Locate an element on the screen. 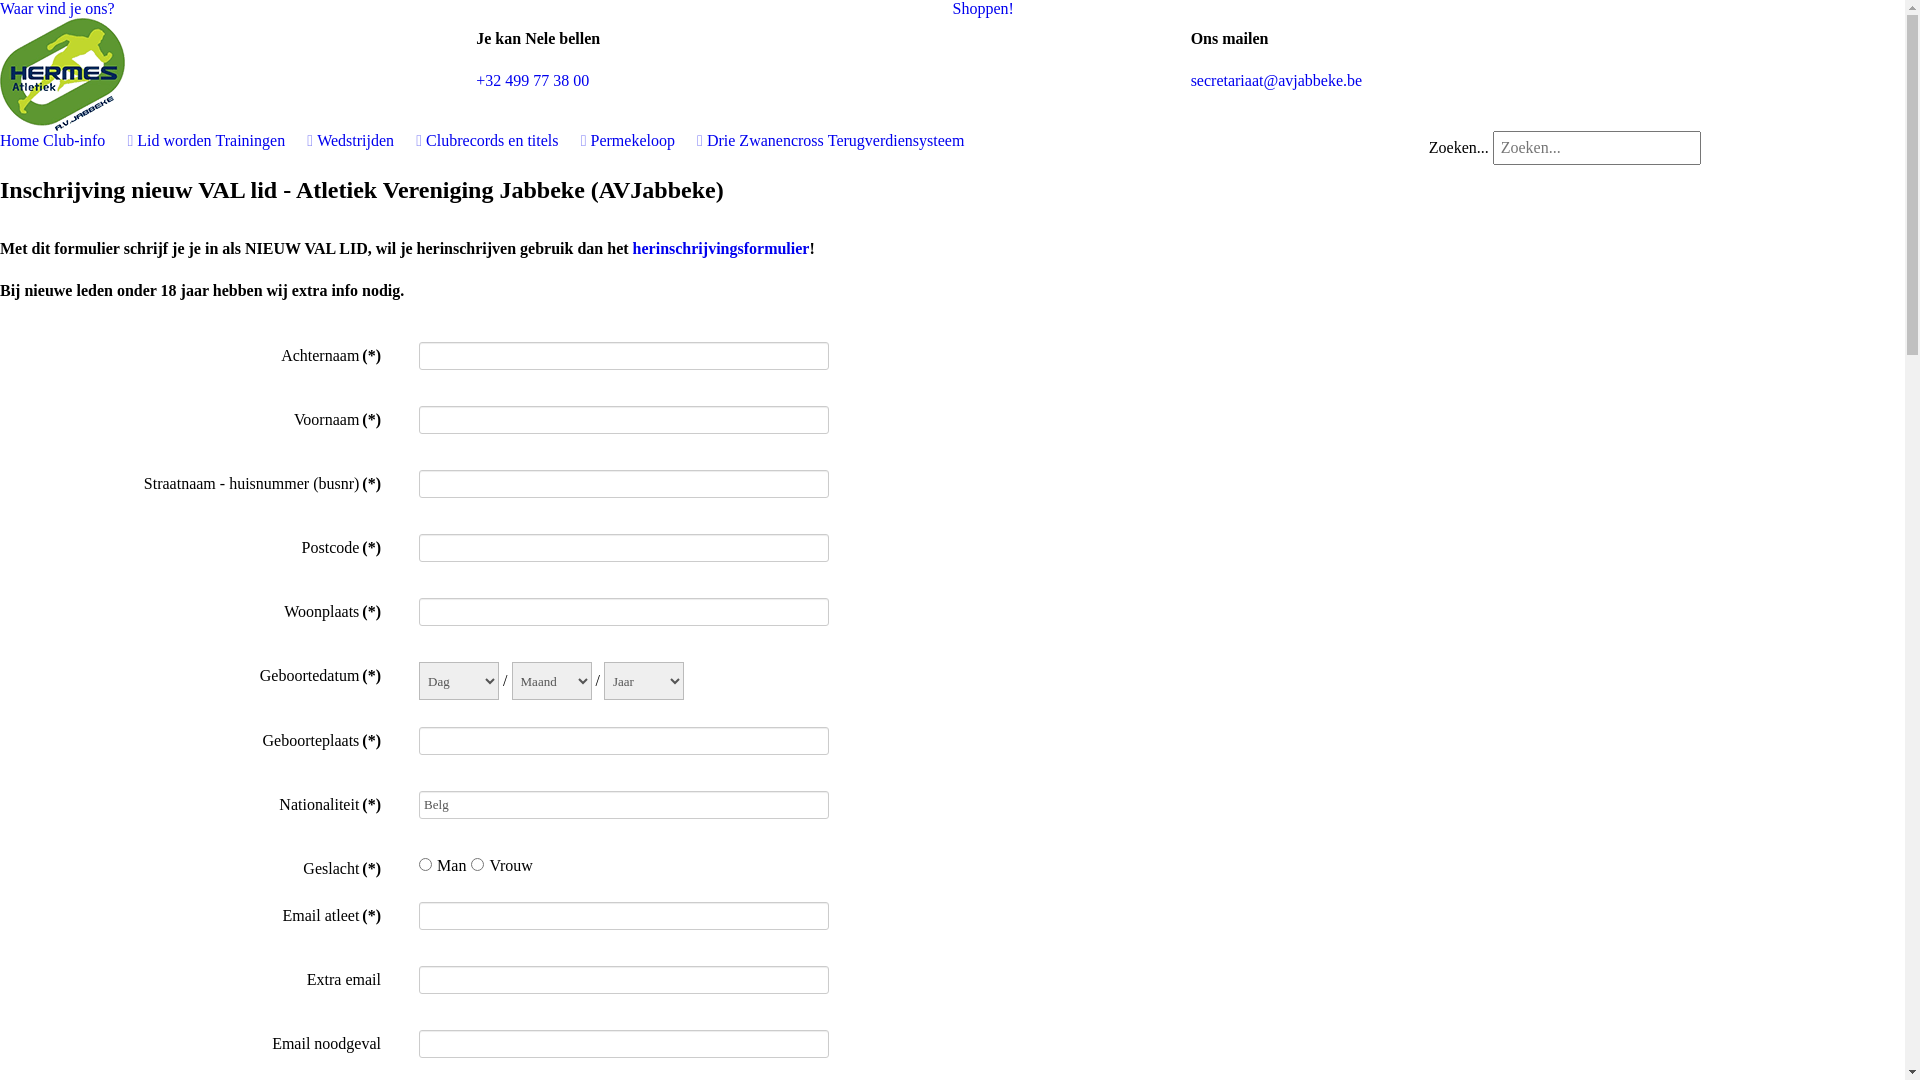 The width and height of the screenshot is (1920, 1080). 'Permekeloop' is located at coordinates (647, 139).